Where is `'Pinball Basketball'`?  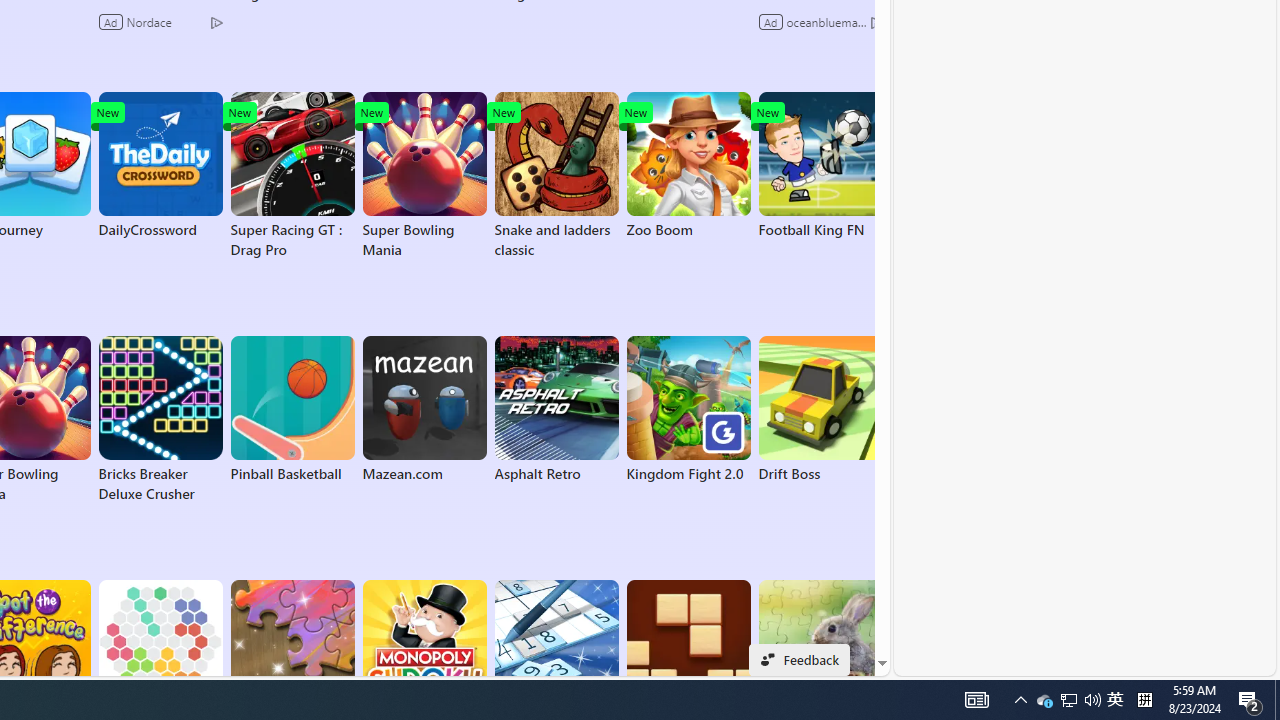 'Pinball Basketball' is located at coordinates (291, 409).